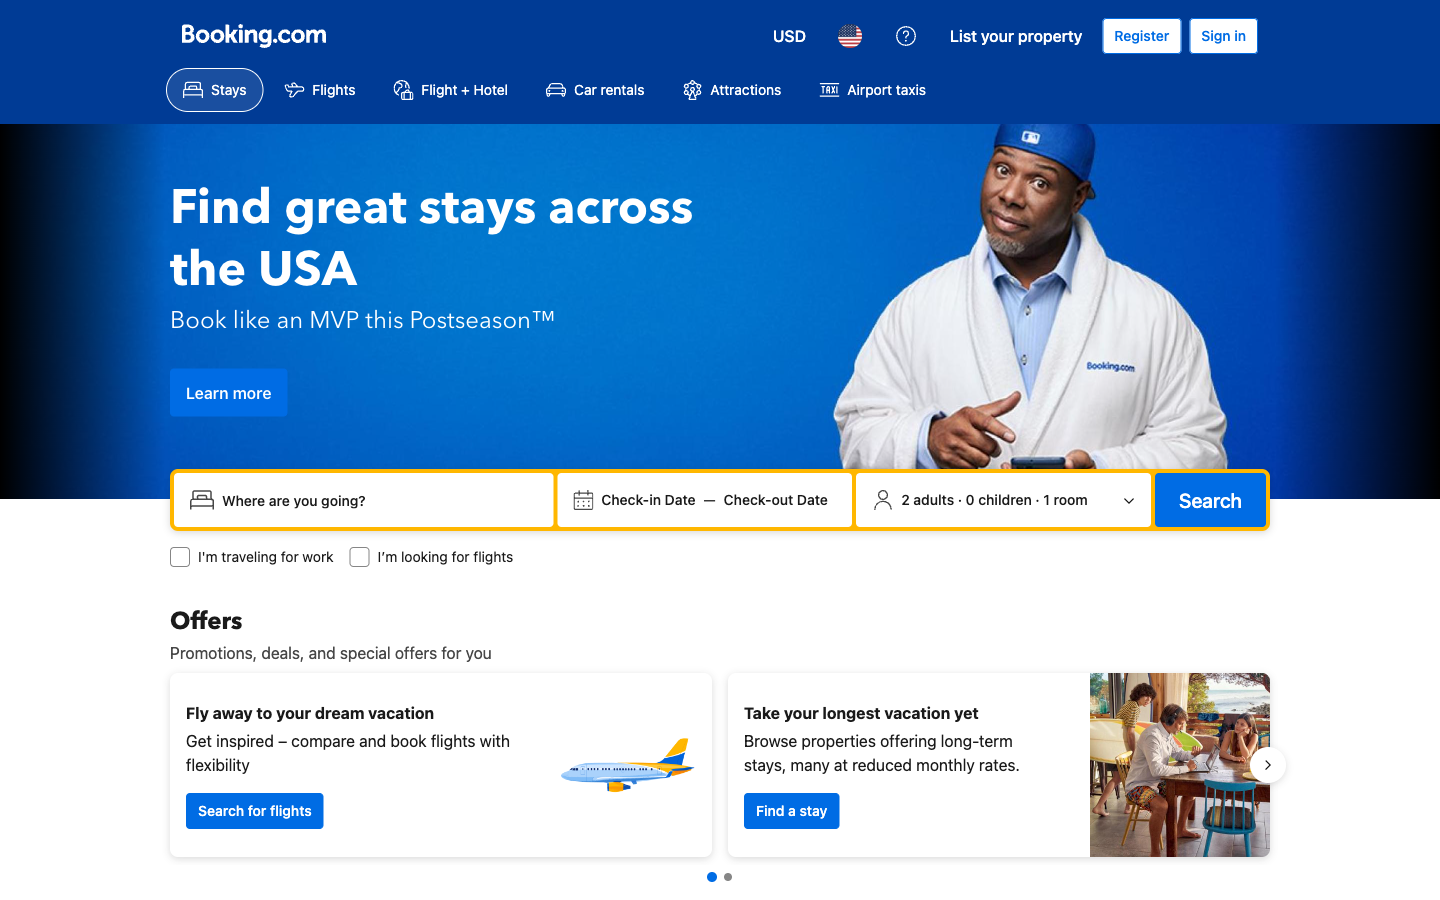  I want to click on Look for accommodations using the button at the base, so click(791, 810).